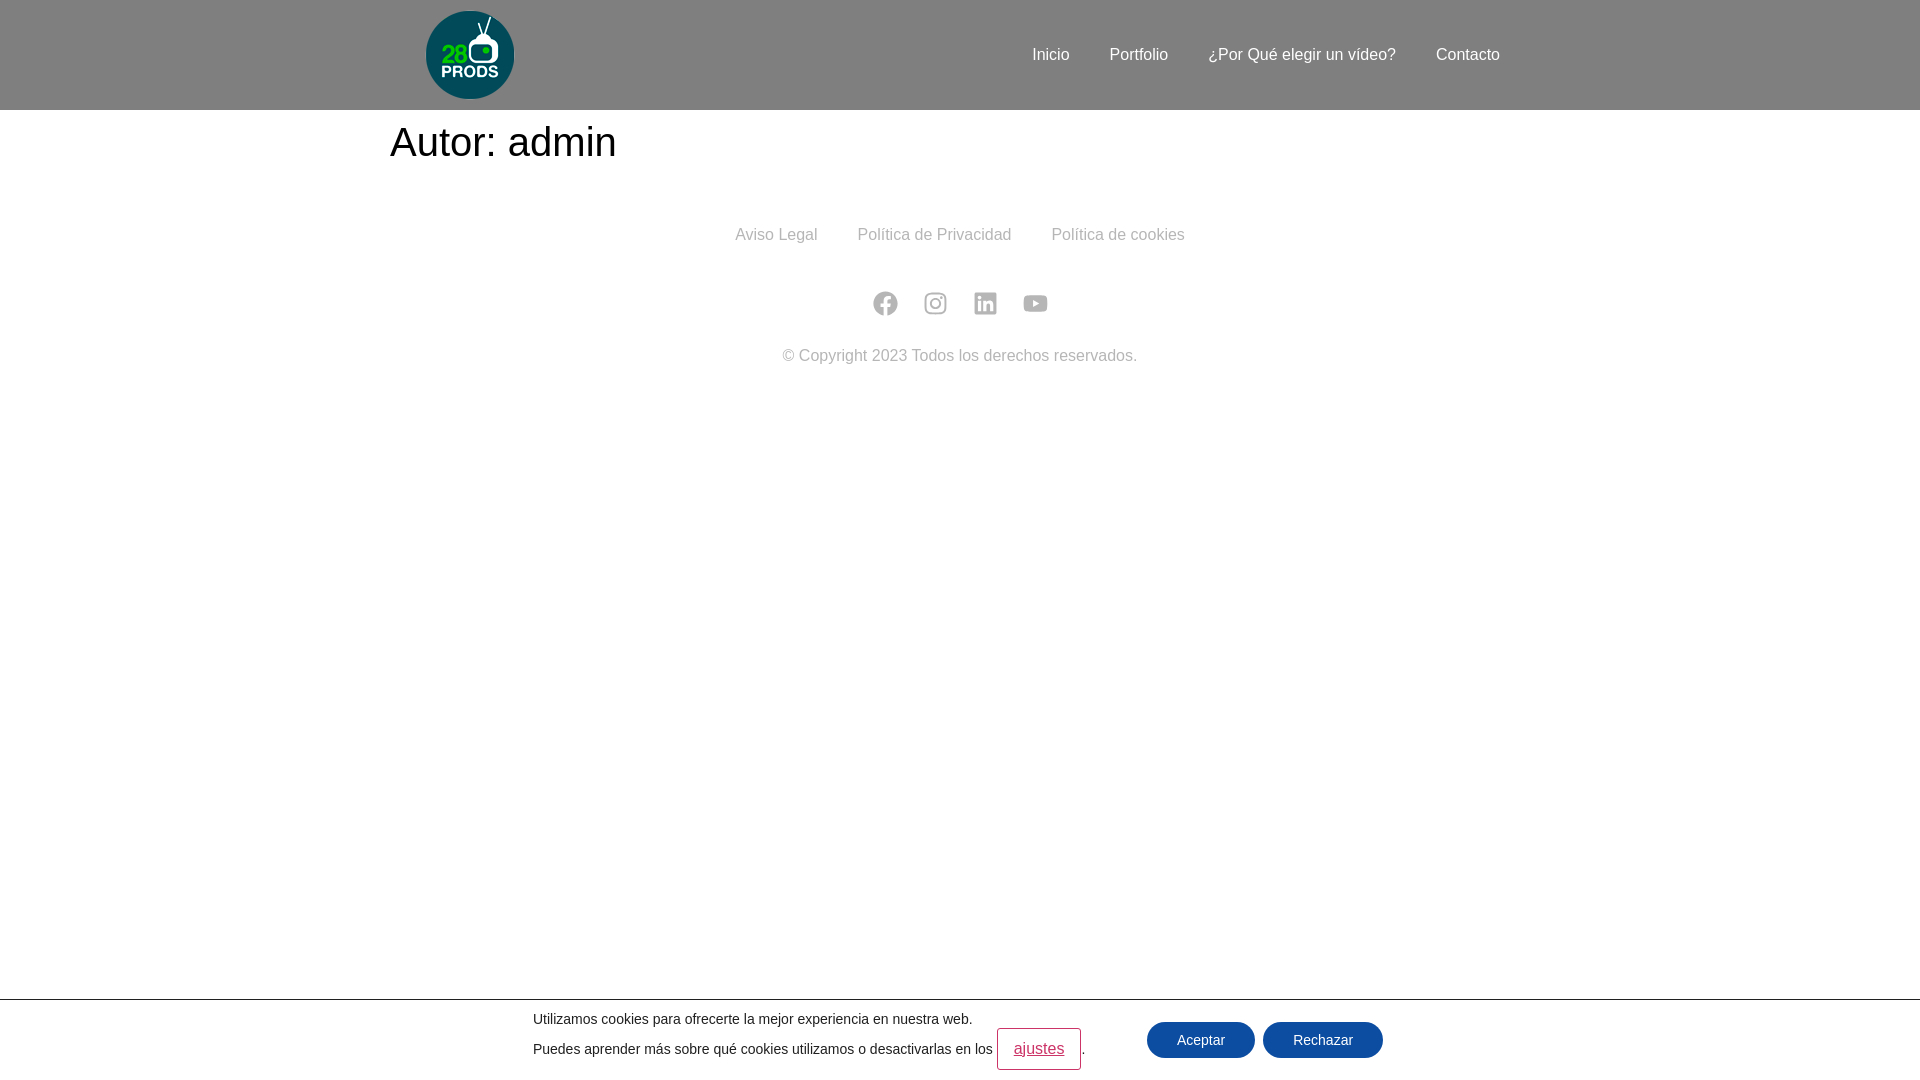  Describe the element at coordinates (1323, 1039) in the screenshot. I see `'Rechazar'` at that location.